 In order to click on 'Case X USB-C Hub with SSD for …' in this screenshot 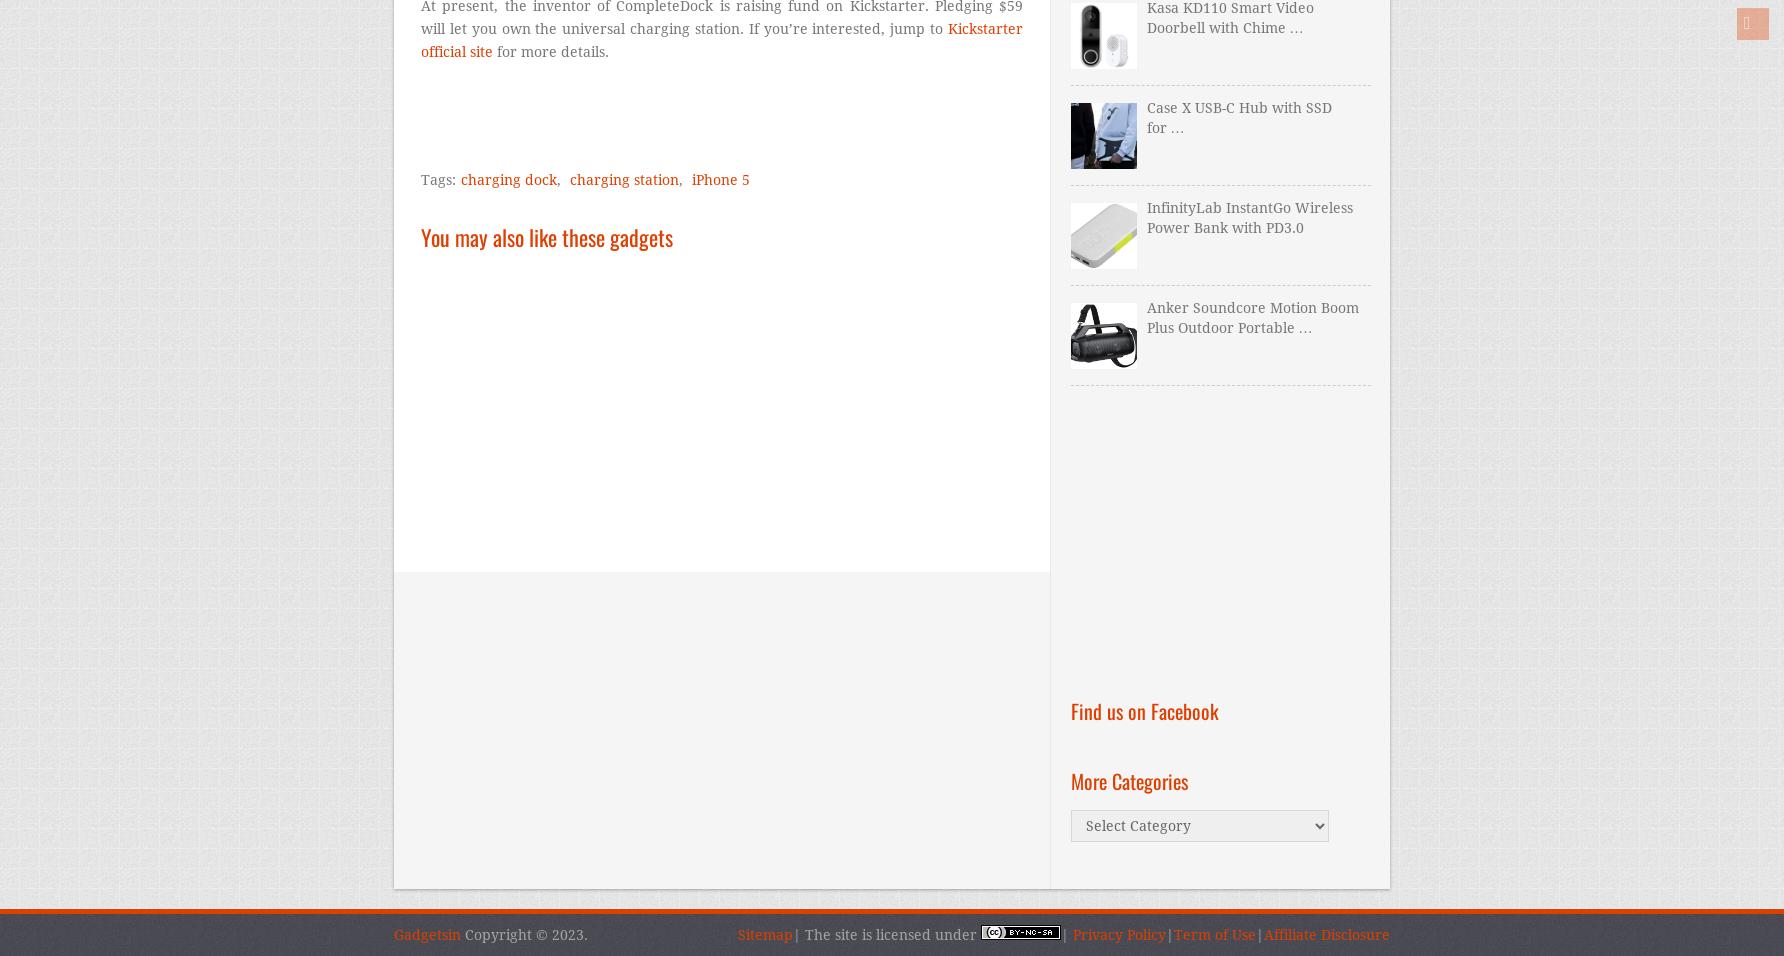, I will do `click(1237, 116)`.